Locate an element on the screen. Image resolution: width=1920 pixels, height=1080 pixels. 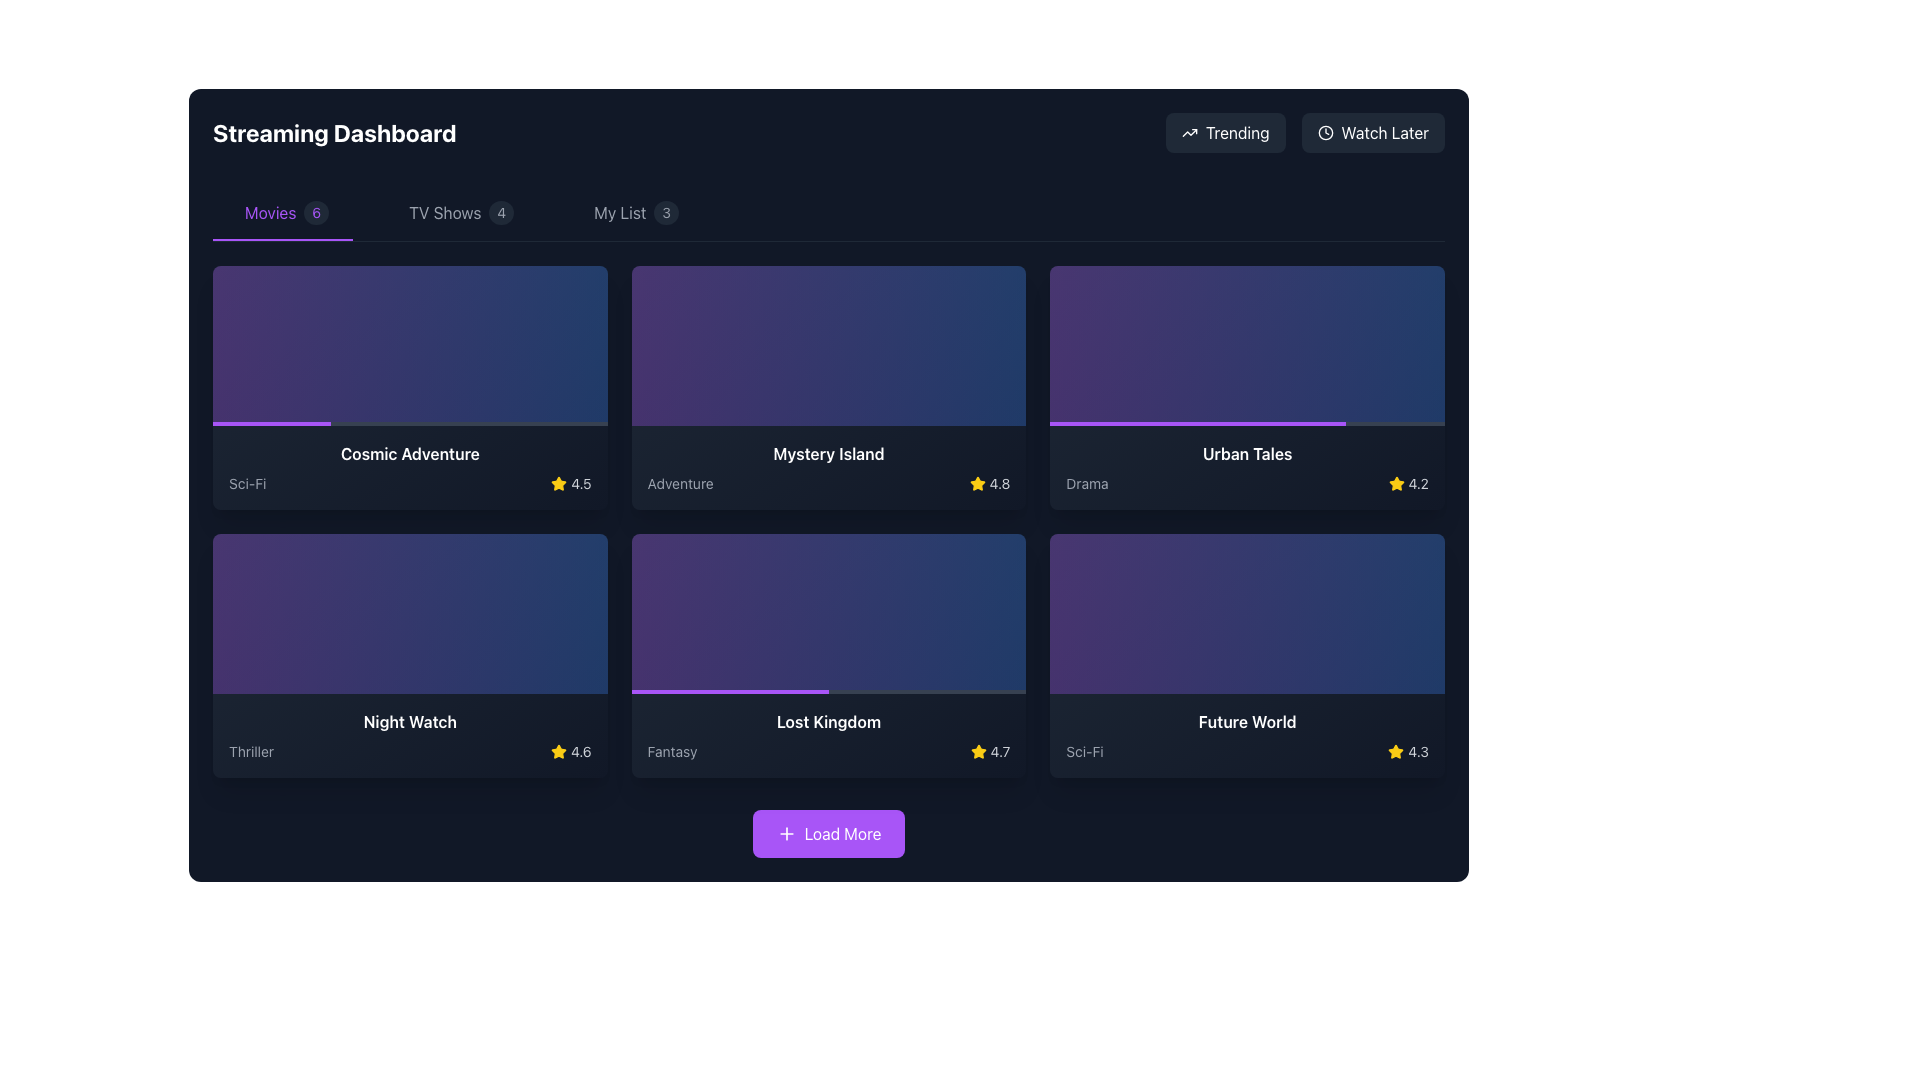
the Informational content card featuring 'Urban Tales' and 'Drama 4.2', located in the rightmost column of the top row in the 'Movies' section is located at coordinates (1246, 388).